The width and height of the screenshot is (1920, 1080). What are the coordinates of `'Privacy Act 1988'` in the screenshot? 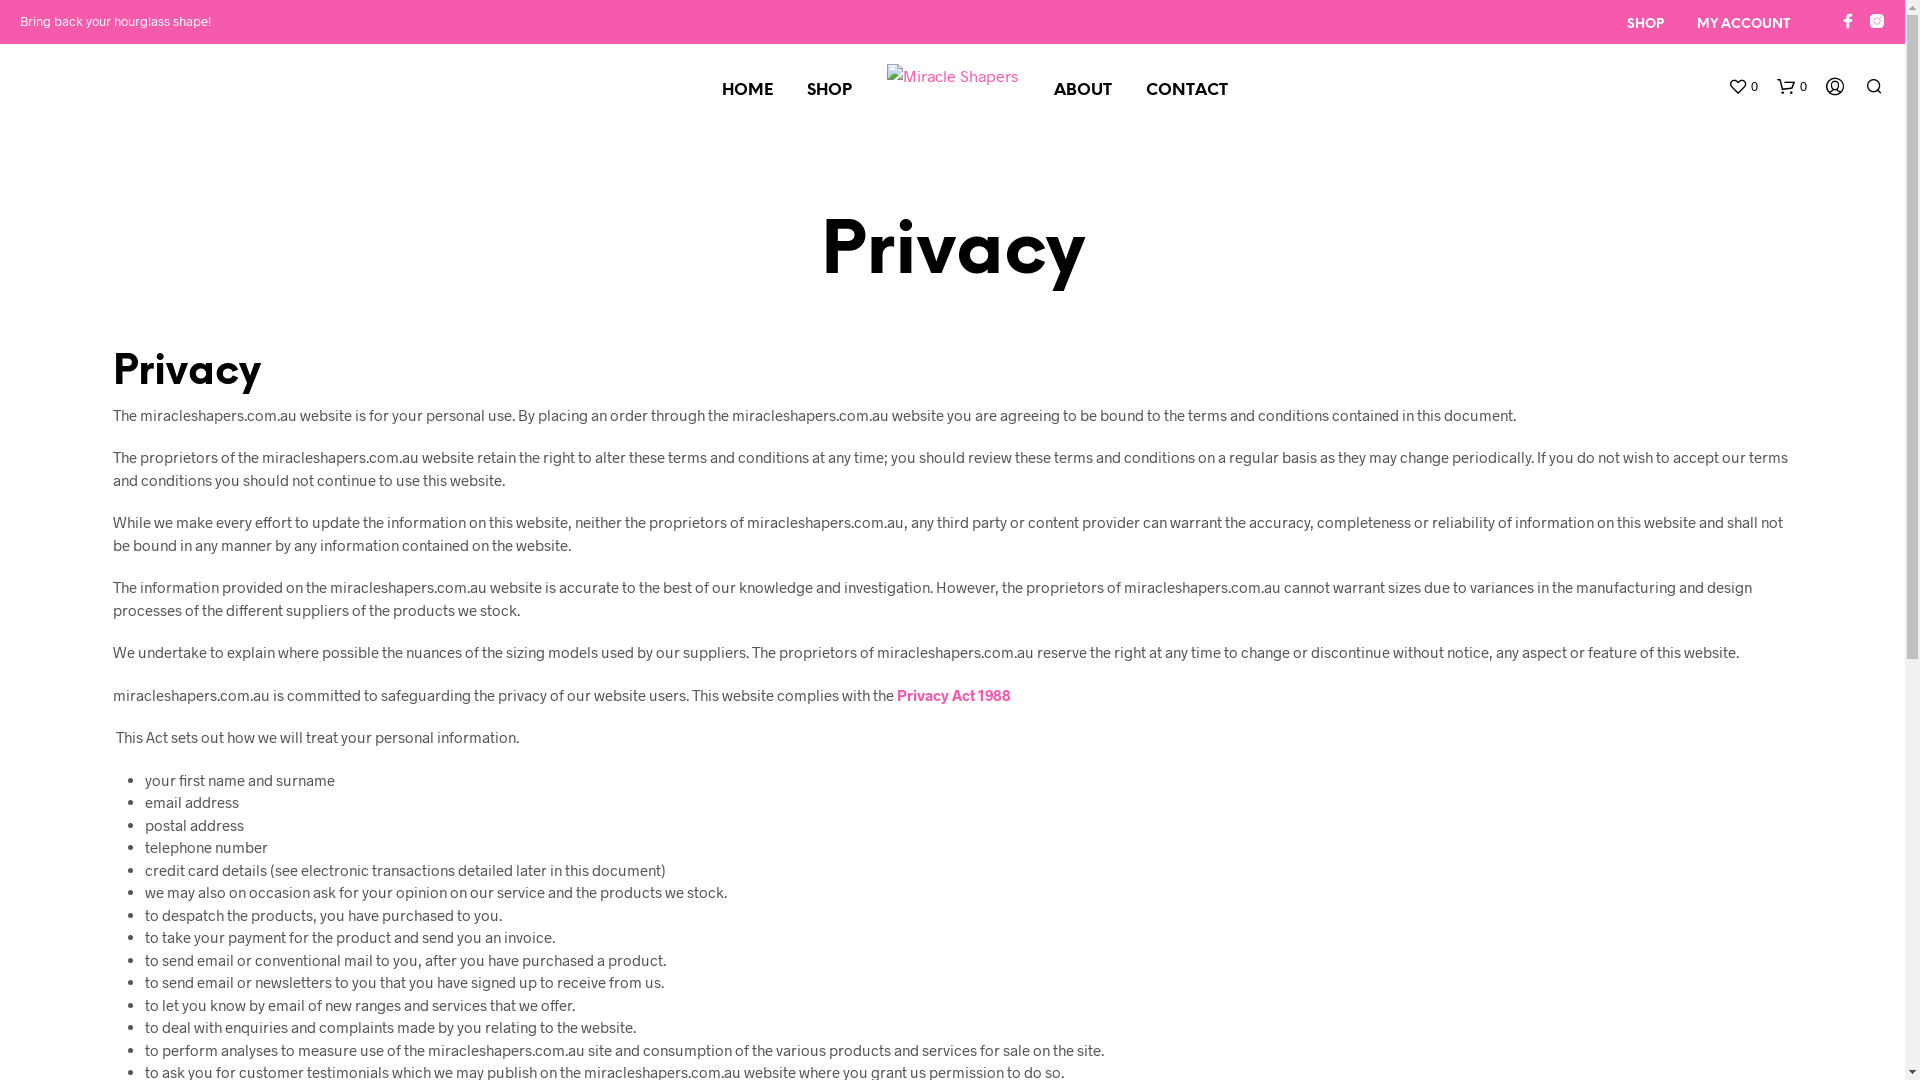 It's located at (952, 693).